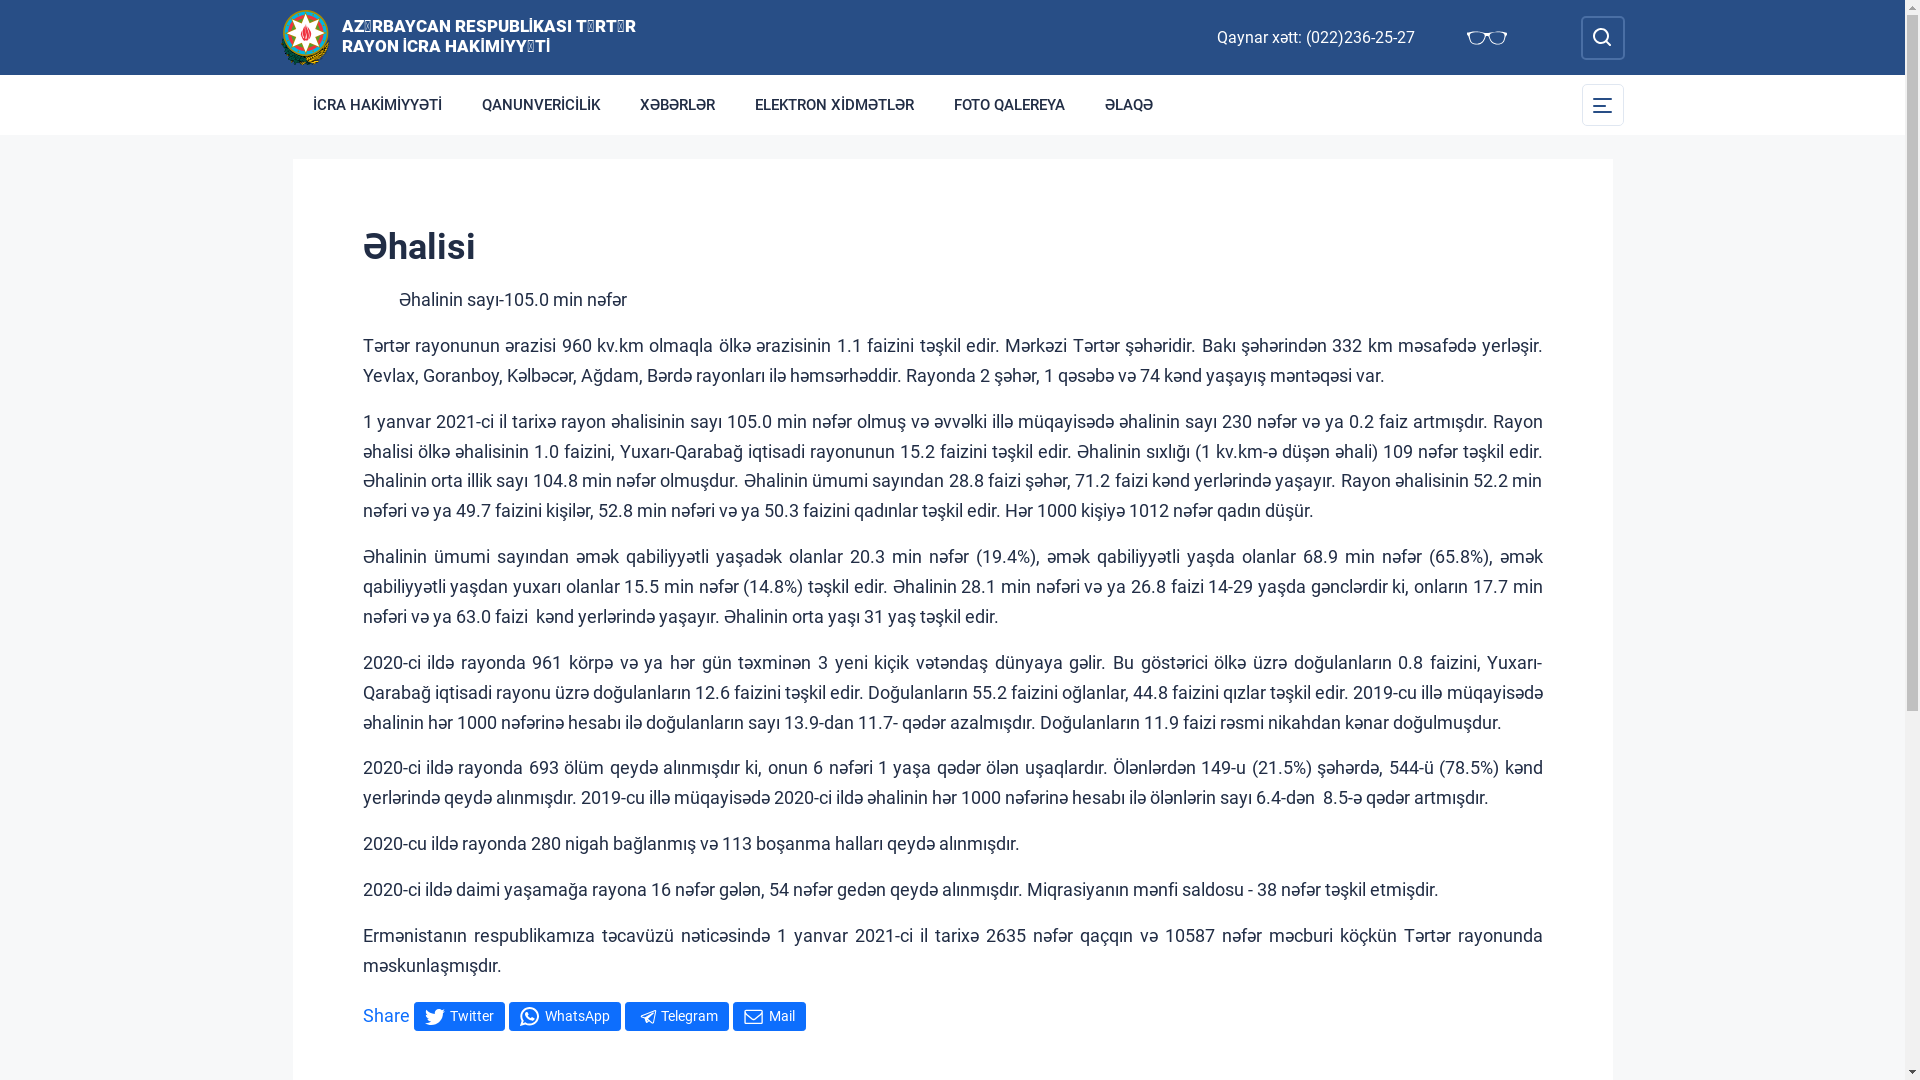  What do you see at coordinates (676, 1016) in the screenshot?
I see `'Telegram'` at bounding box center [676, 1016].